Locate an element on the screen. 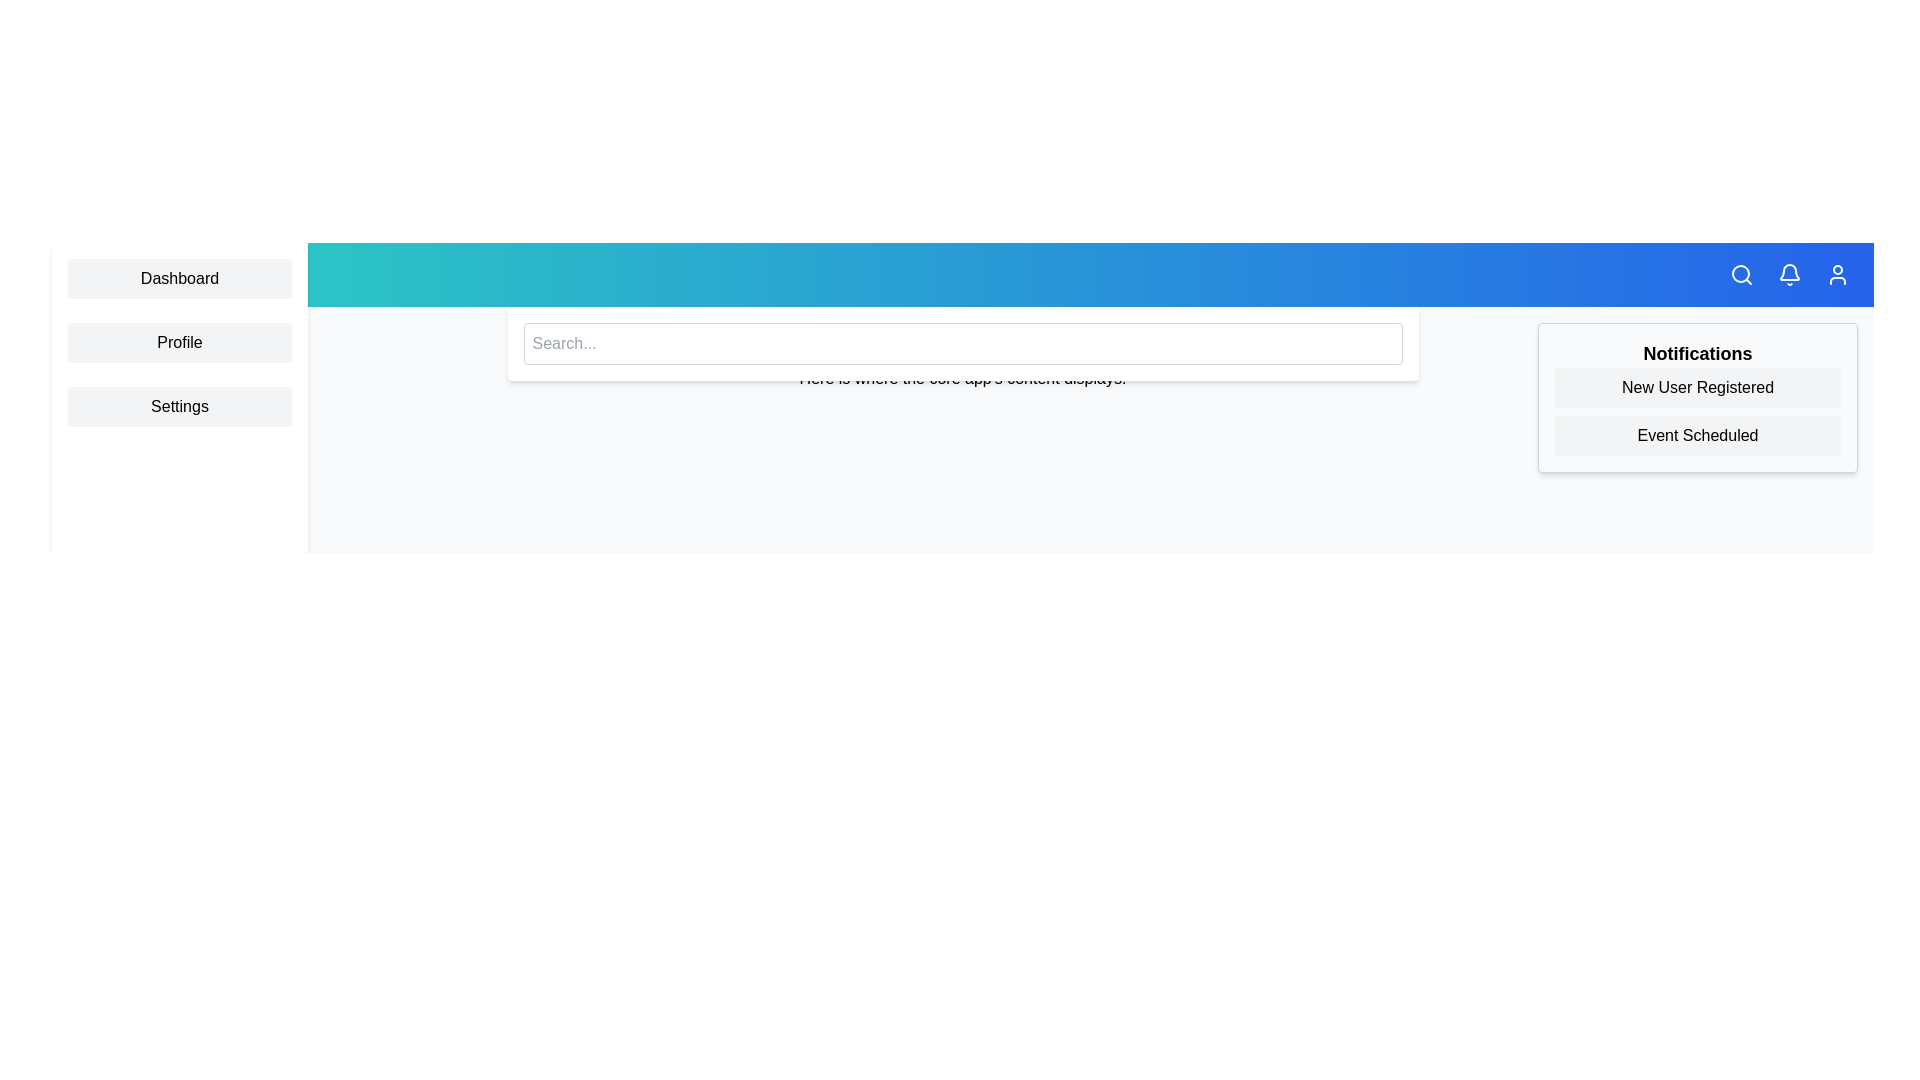 The height and width of the screenshot is (1080, 1920). the bell icon located in the top-right corner of the interface is located at coordinates (1790, 274).